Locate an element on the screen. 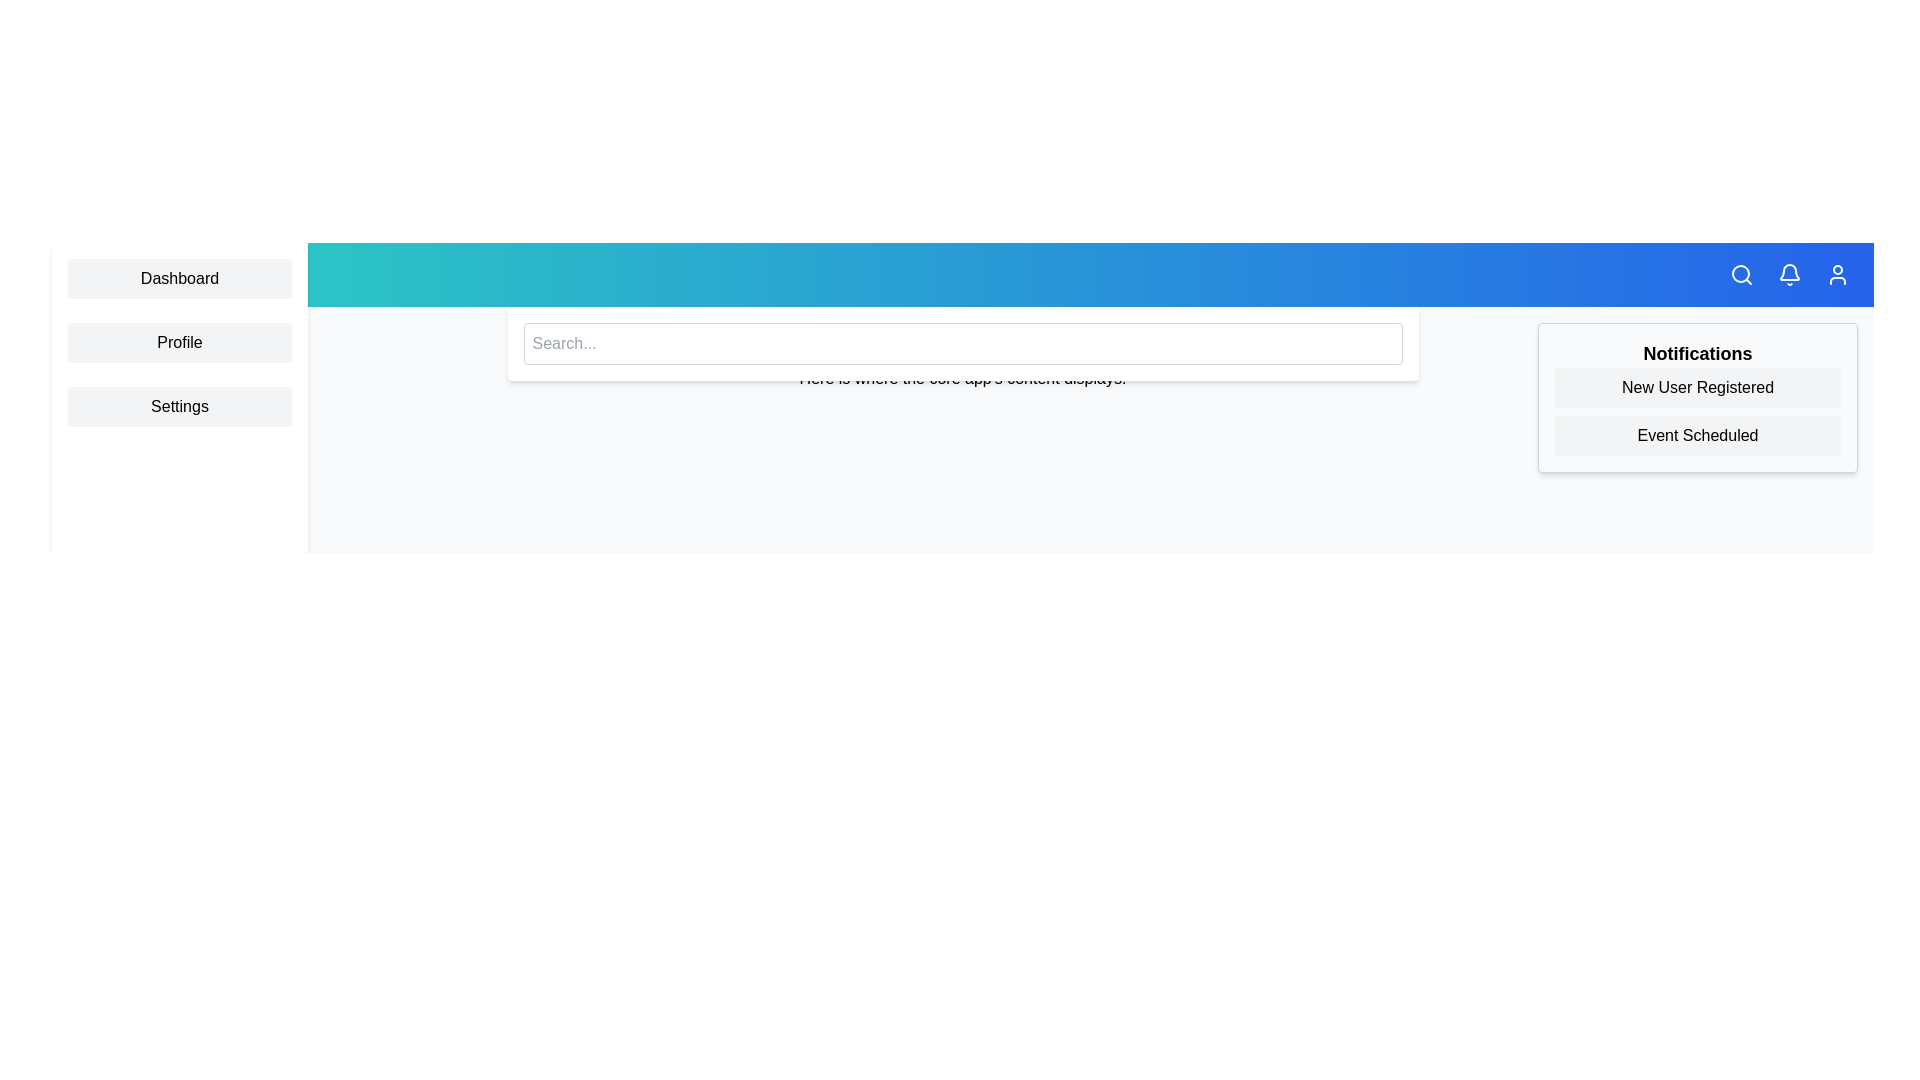 The height and width of the screenshot is (1080, 1920). the bell icon located in the top-right corner of the interface is located at coordinates (1790, 274).